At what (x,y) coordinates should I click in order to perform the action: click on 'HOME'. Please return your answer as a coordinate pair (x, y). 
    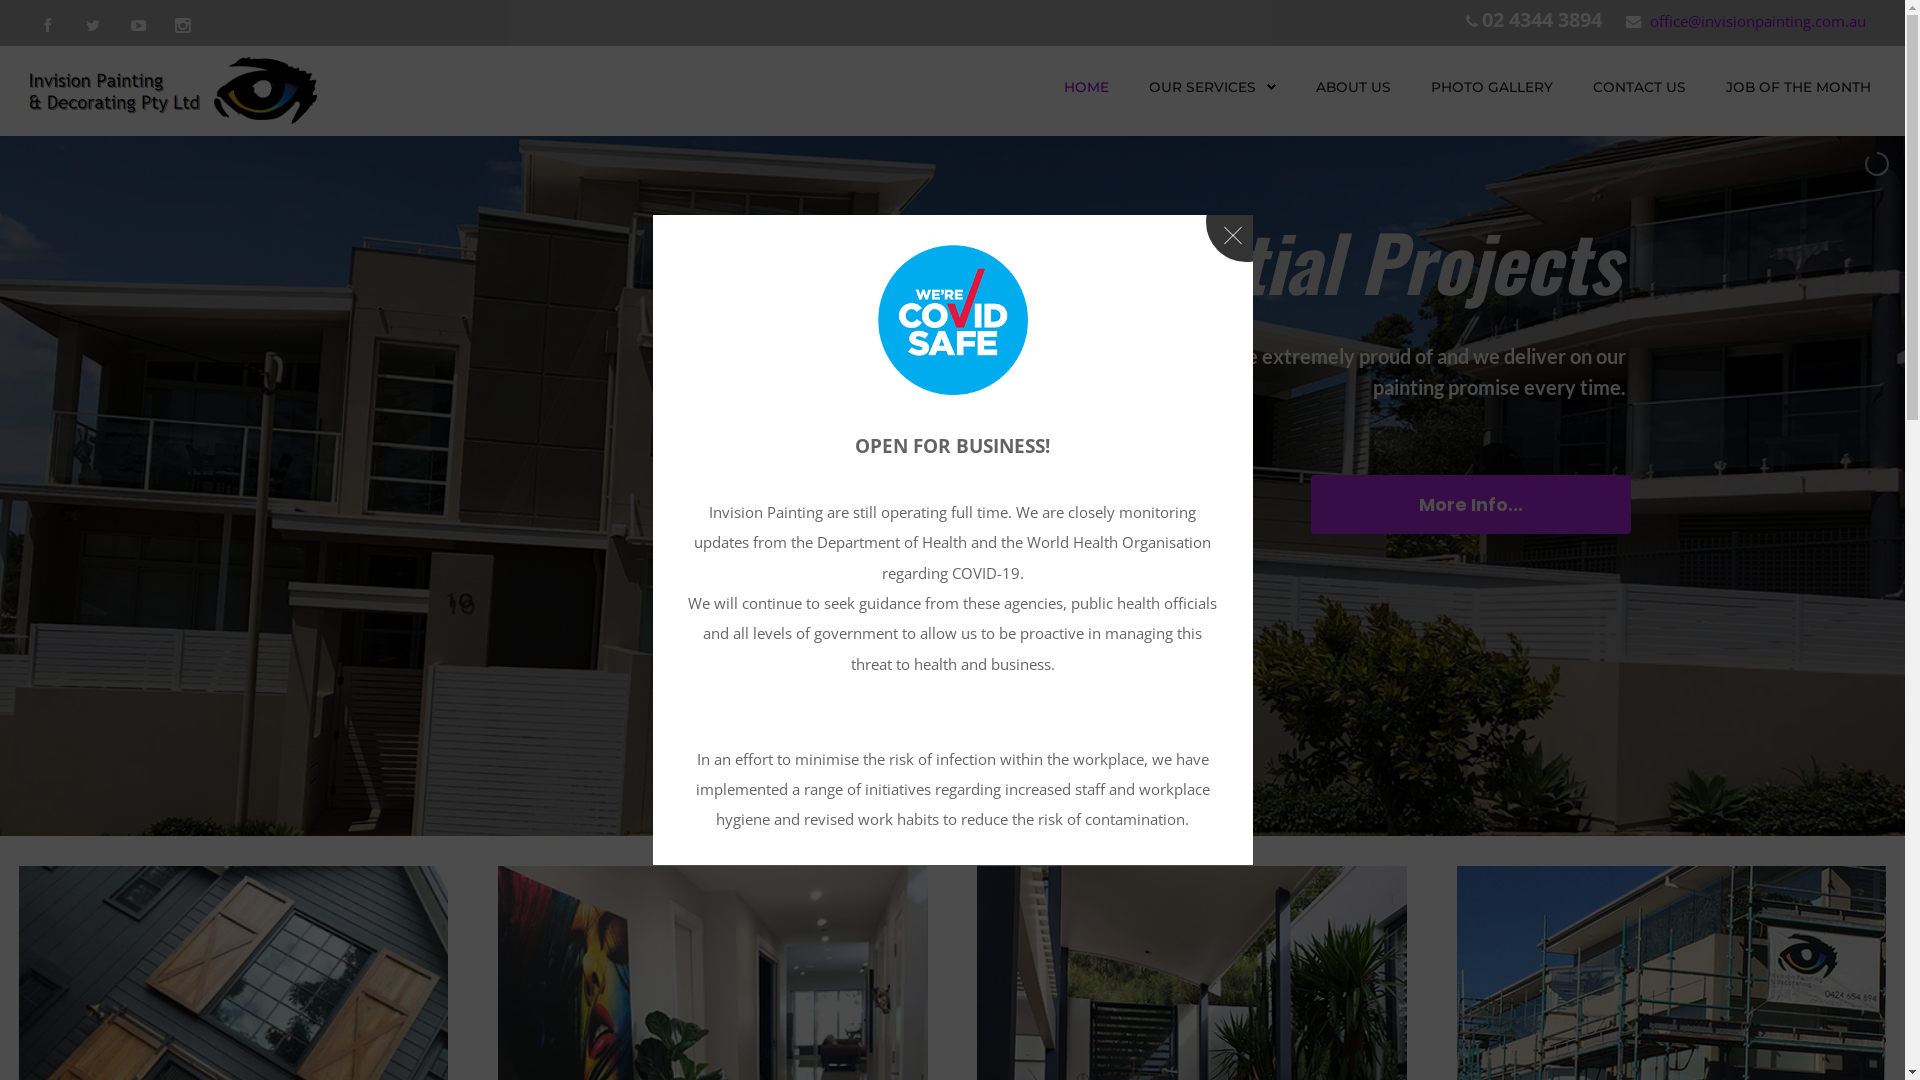
    Looking at the image, I should click on (1063, 86).